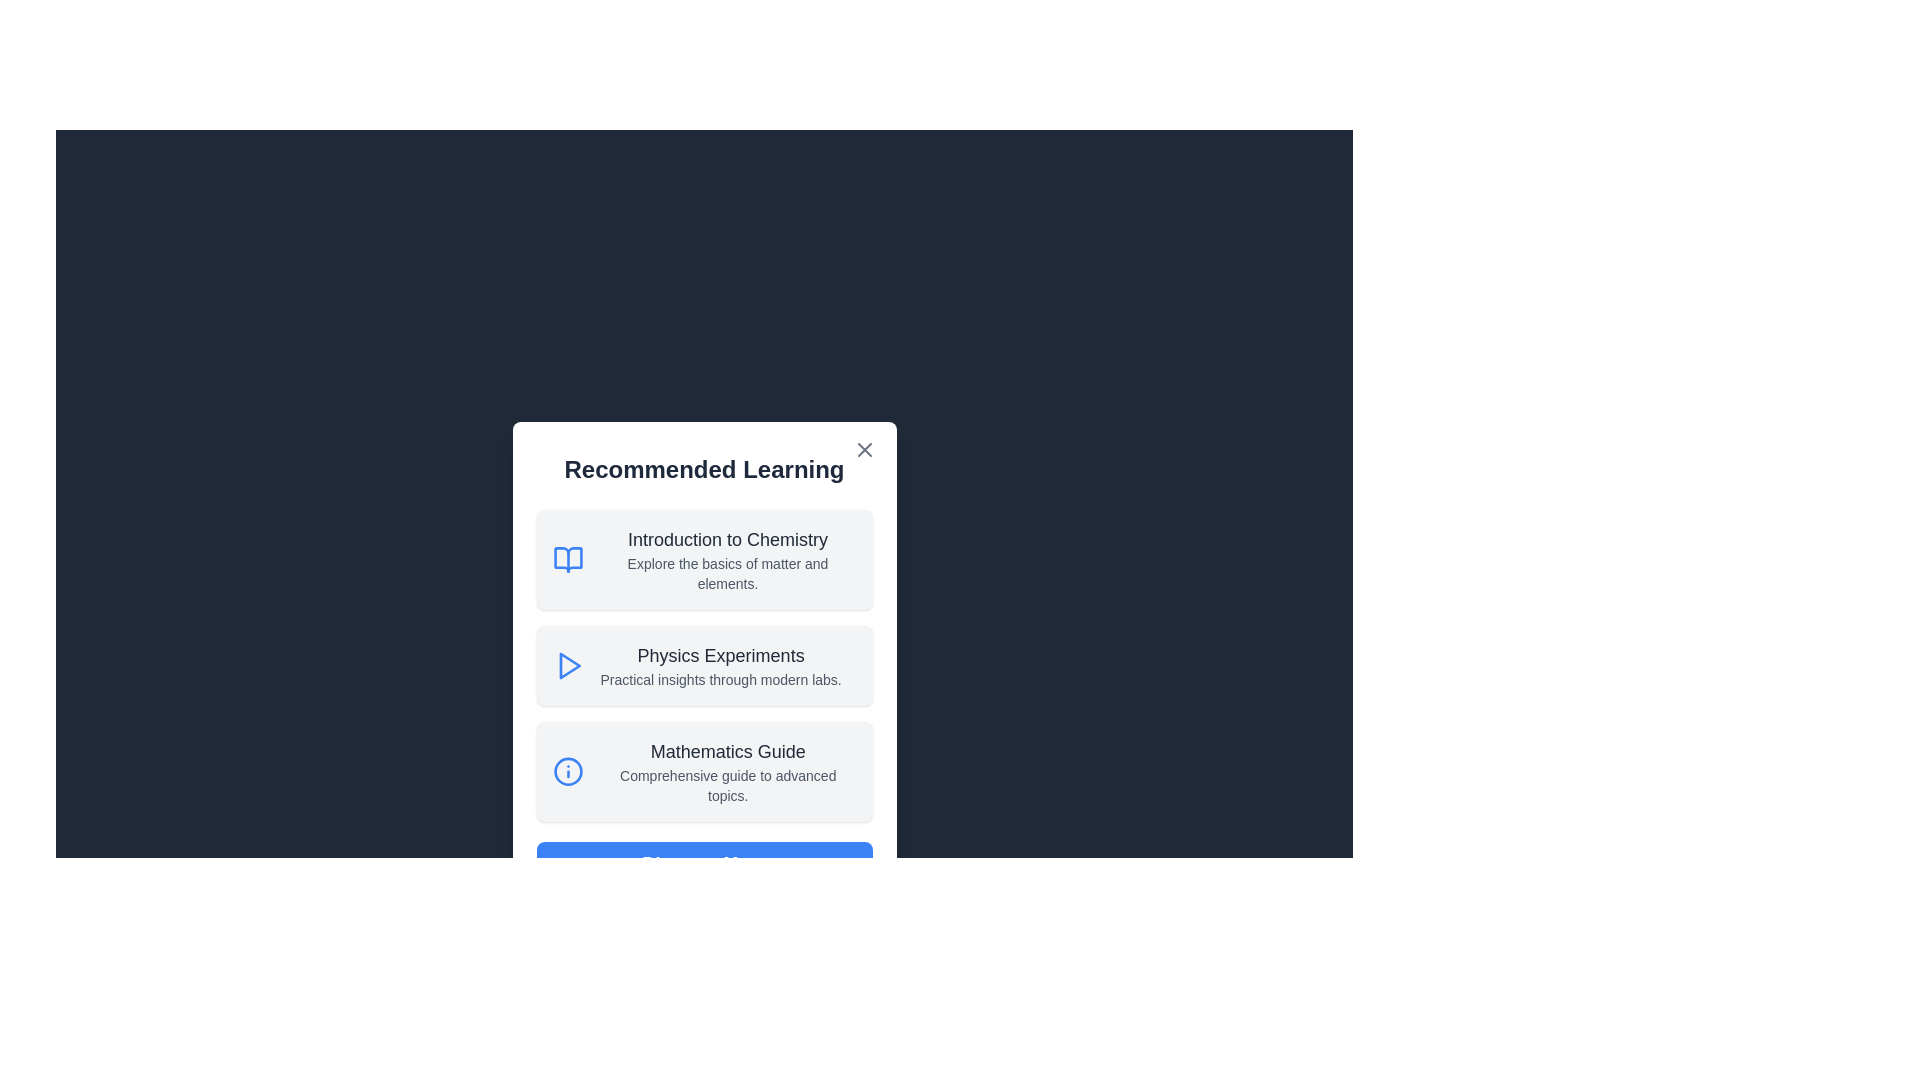  I want to click on the Play button icon located near the 'Physics Experiments' item in the recommended learning list, so click(568, 666).